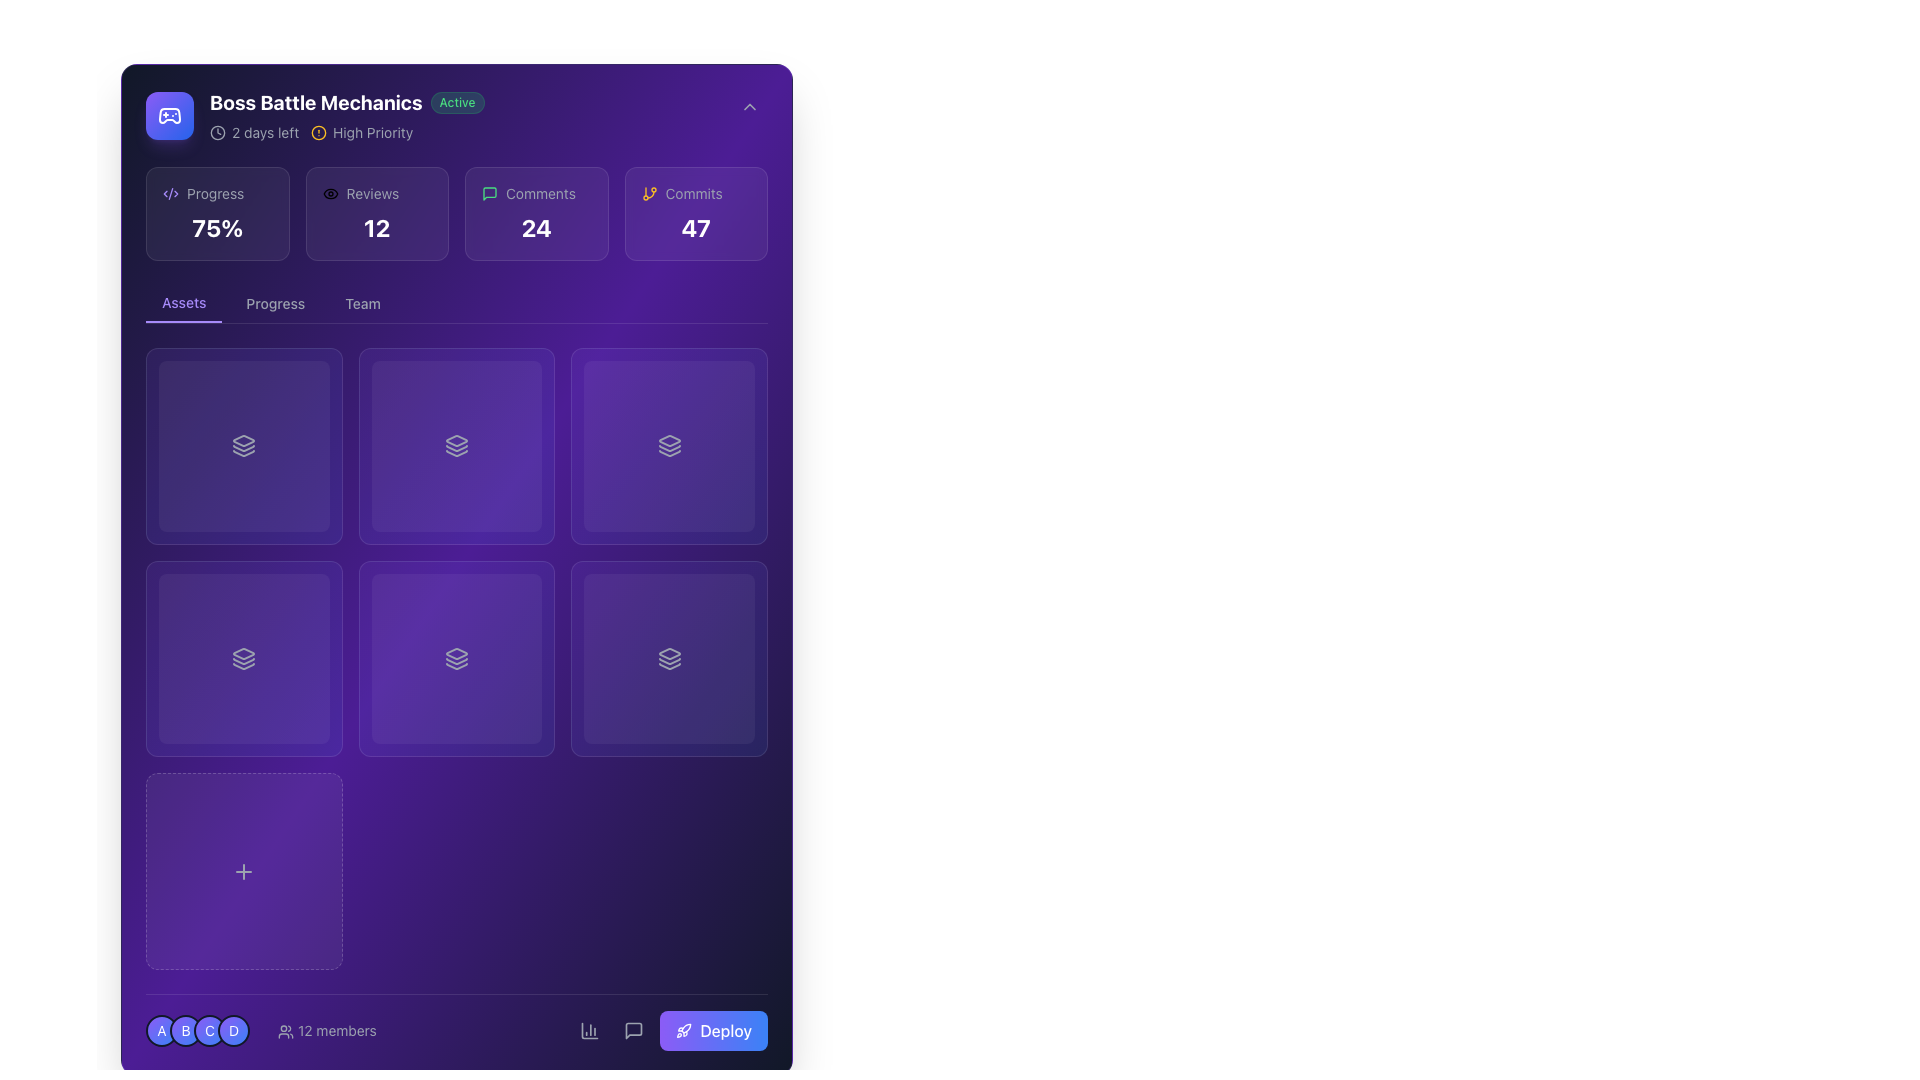 Image resolution: width=1920 pixels, height=1080 pixels. What do you see at coordinates (669, 447) in the screenshot?
I see `the middle layer icon in the stack of three icons in the grid layout` at bounding box center [669, 447].